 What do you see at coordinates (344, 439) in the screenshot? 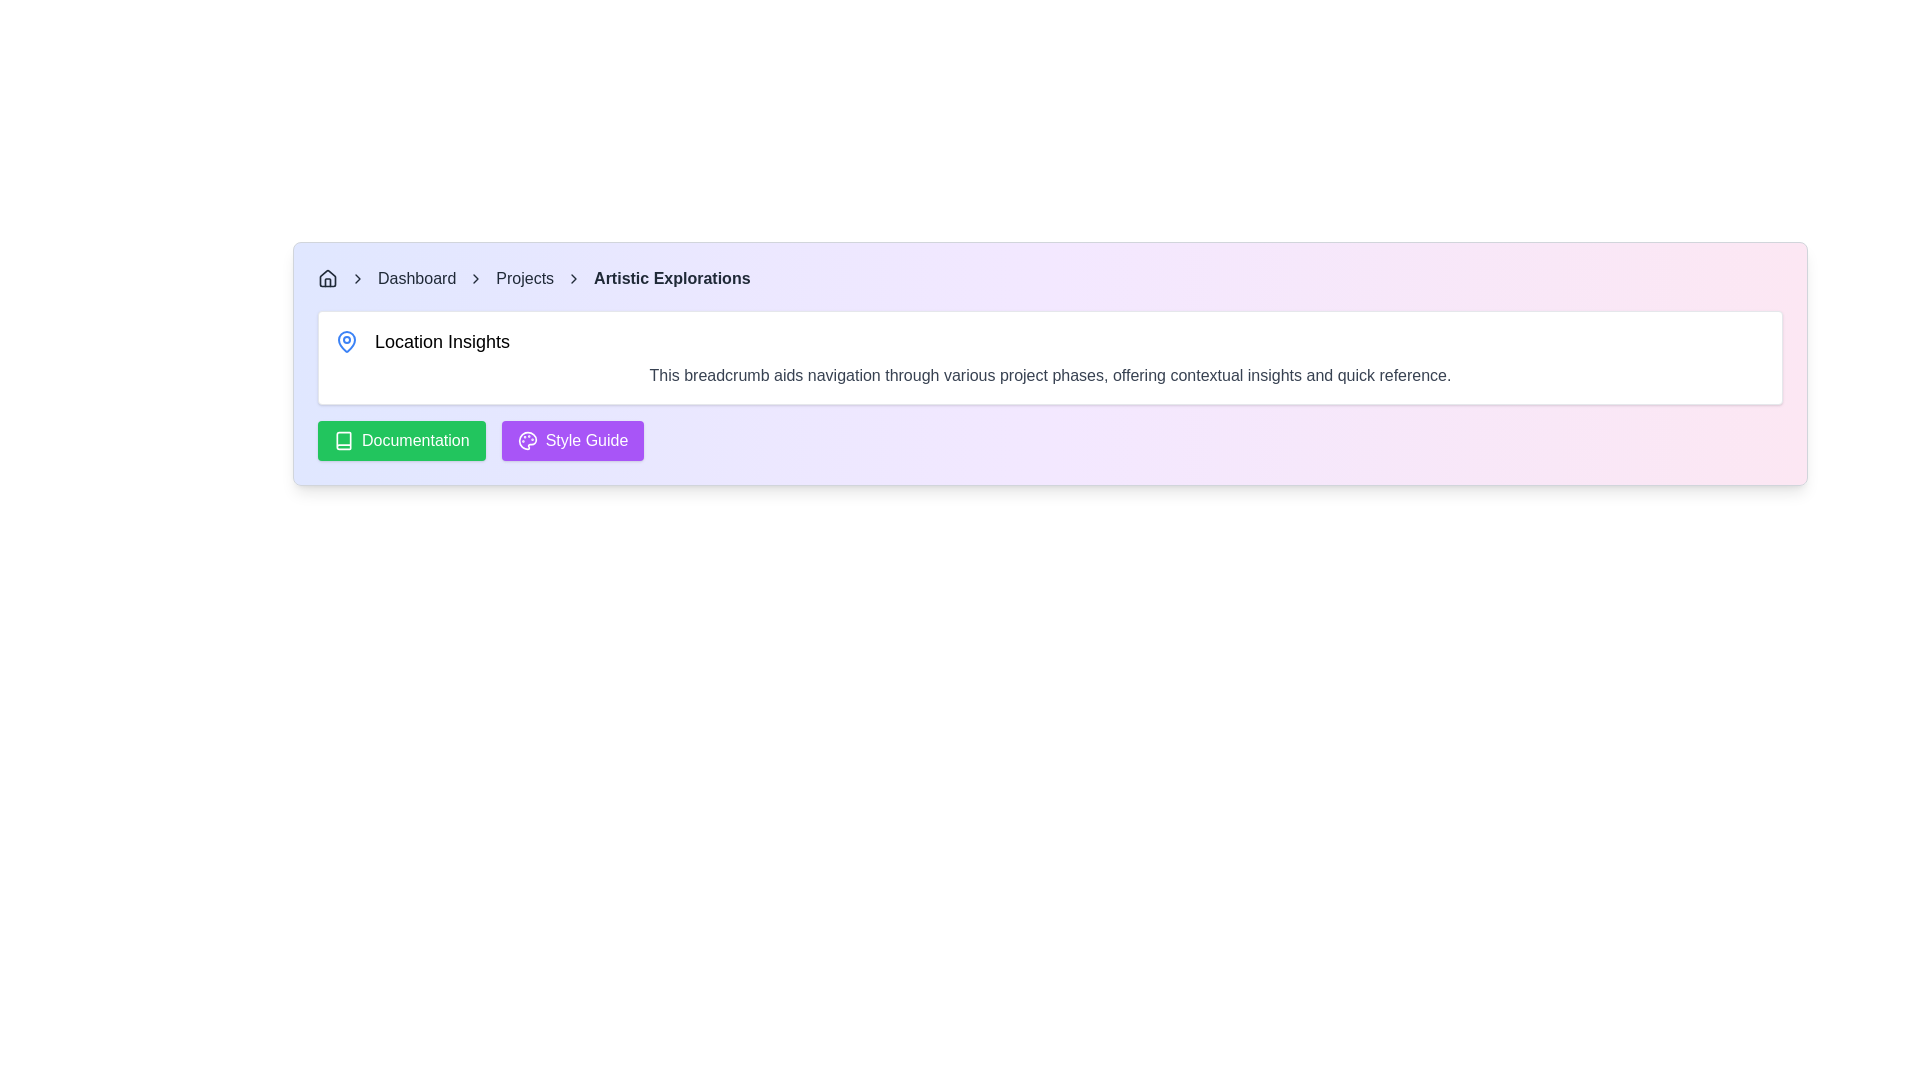
I see `the SVG-based graphical illustration of the book icon within the 'Documentation' button in the UI dashboard` at bounding box center [344, 439].